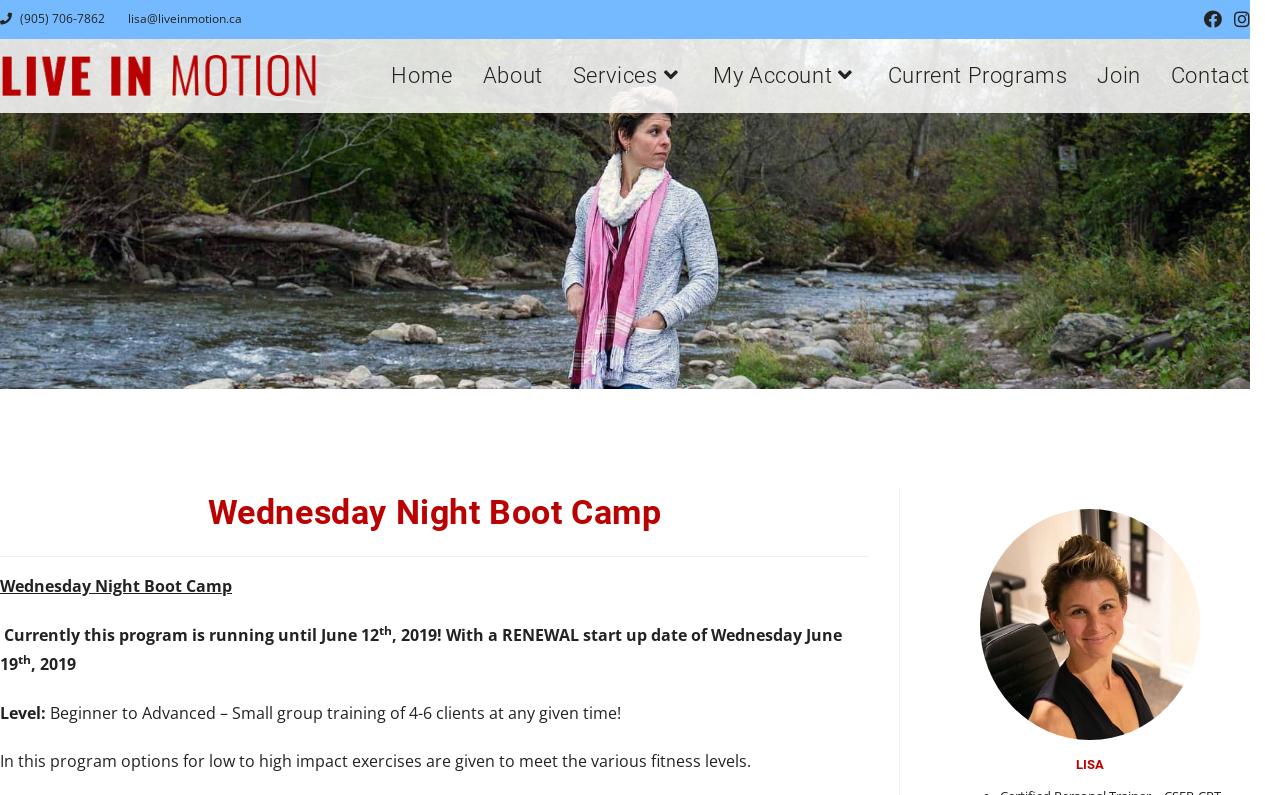  I want to click on 'Beginner to Advanced – Small group training of 4-6 clients at any given time!', so click(332, 712).